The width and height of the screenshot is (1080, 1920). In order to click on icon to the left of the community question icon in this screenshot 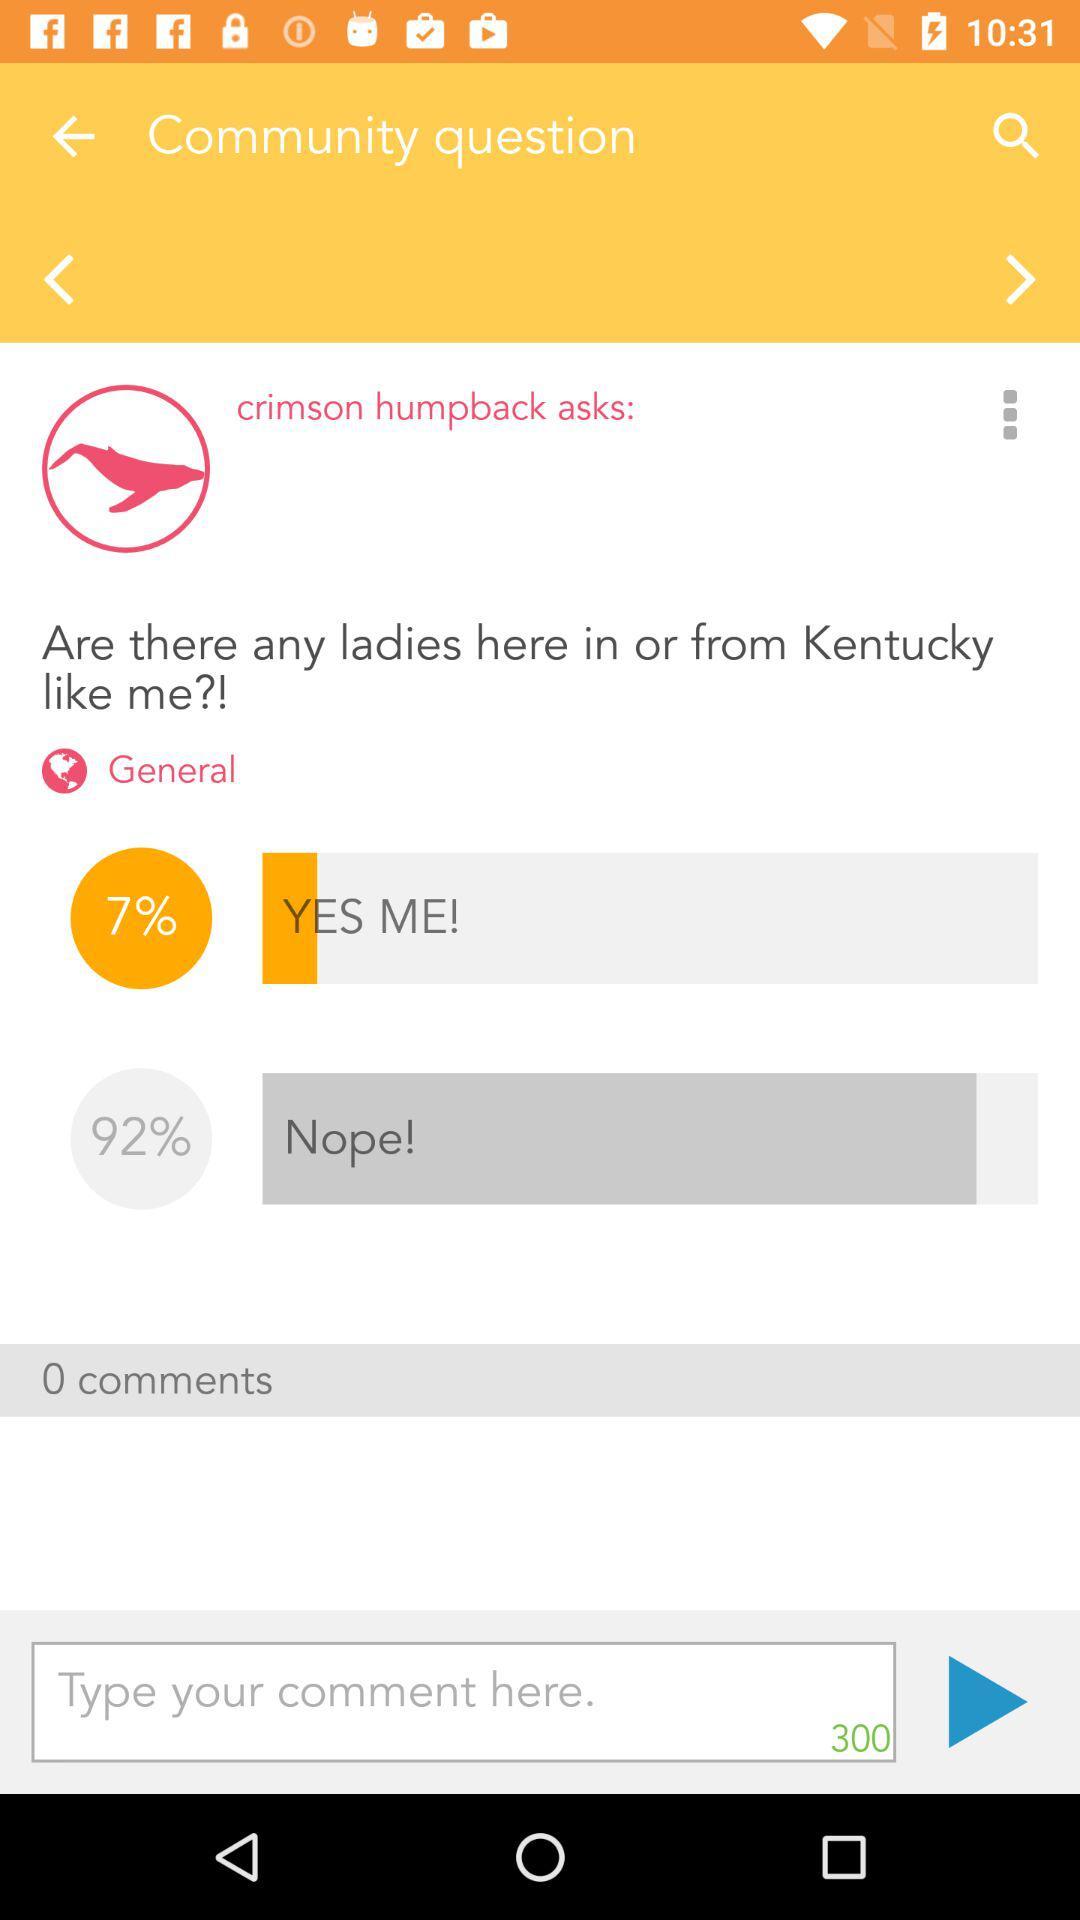, I will do `click(72, 135)`.